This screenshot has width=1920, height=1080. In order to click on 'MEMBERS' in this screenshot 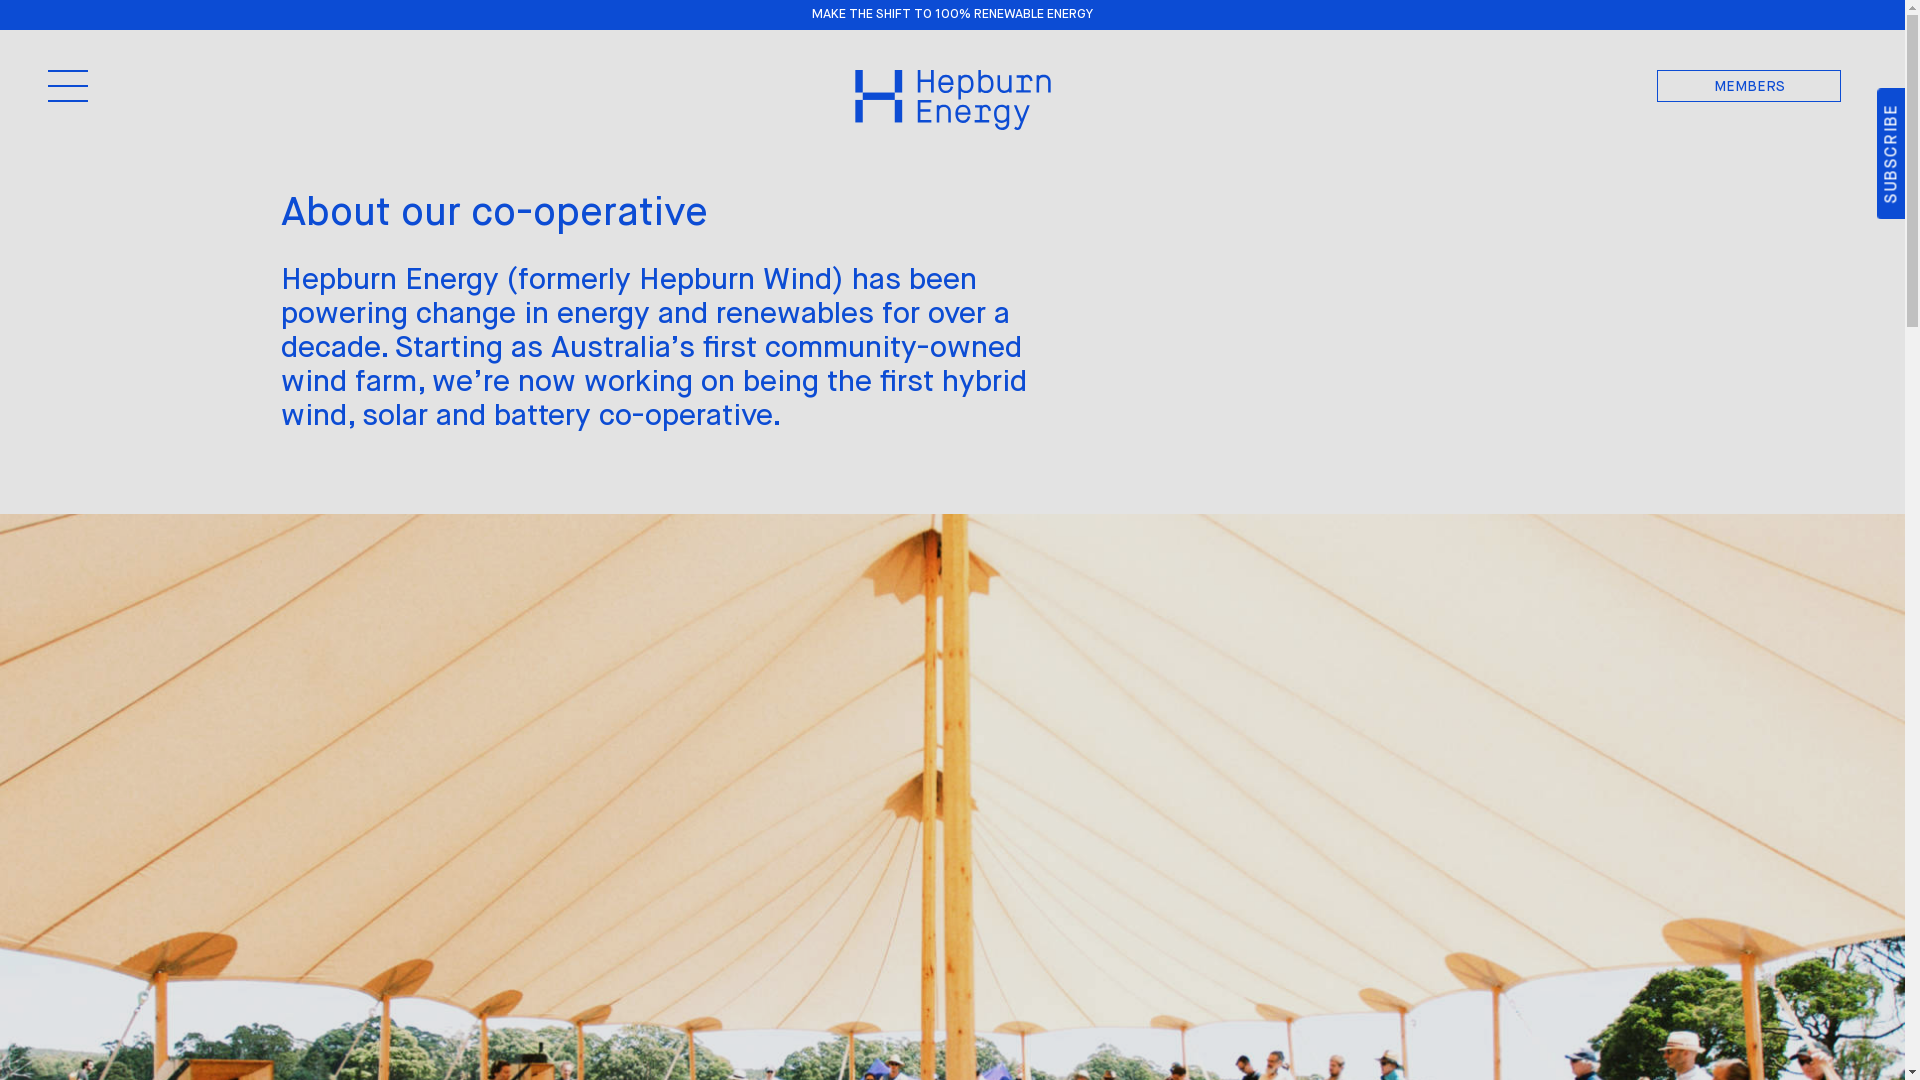, I will do `click(1747, 84)`.